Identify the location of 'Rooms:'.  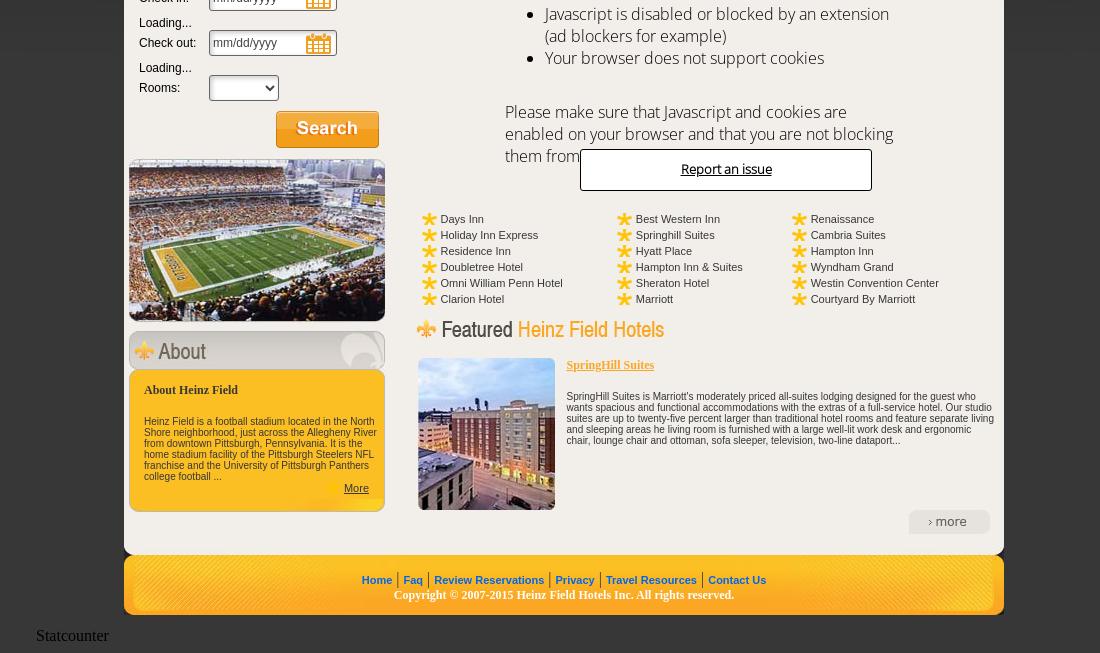
(158, 87).